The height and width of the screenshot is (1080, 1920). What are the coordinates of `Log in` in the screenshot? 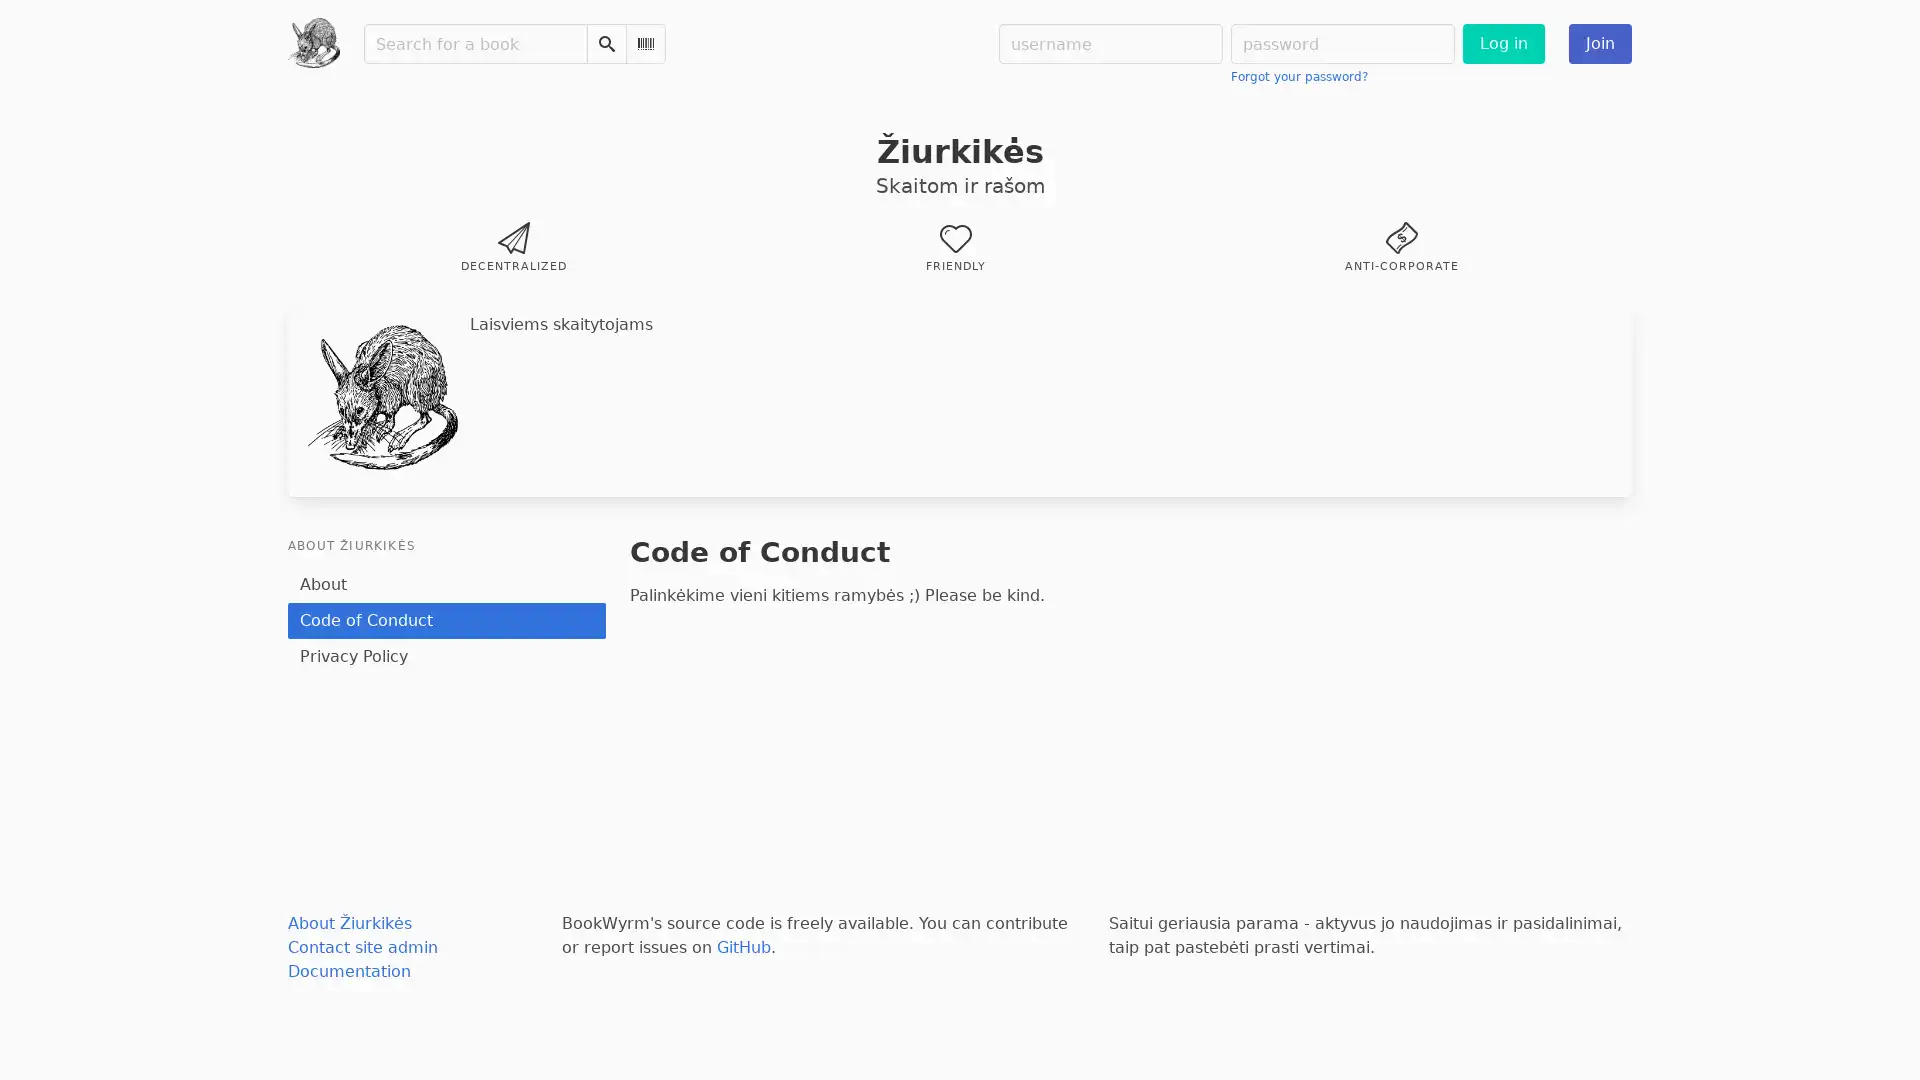 It's located at (1502, 43).